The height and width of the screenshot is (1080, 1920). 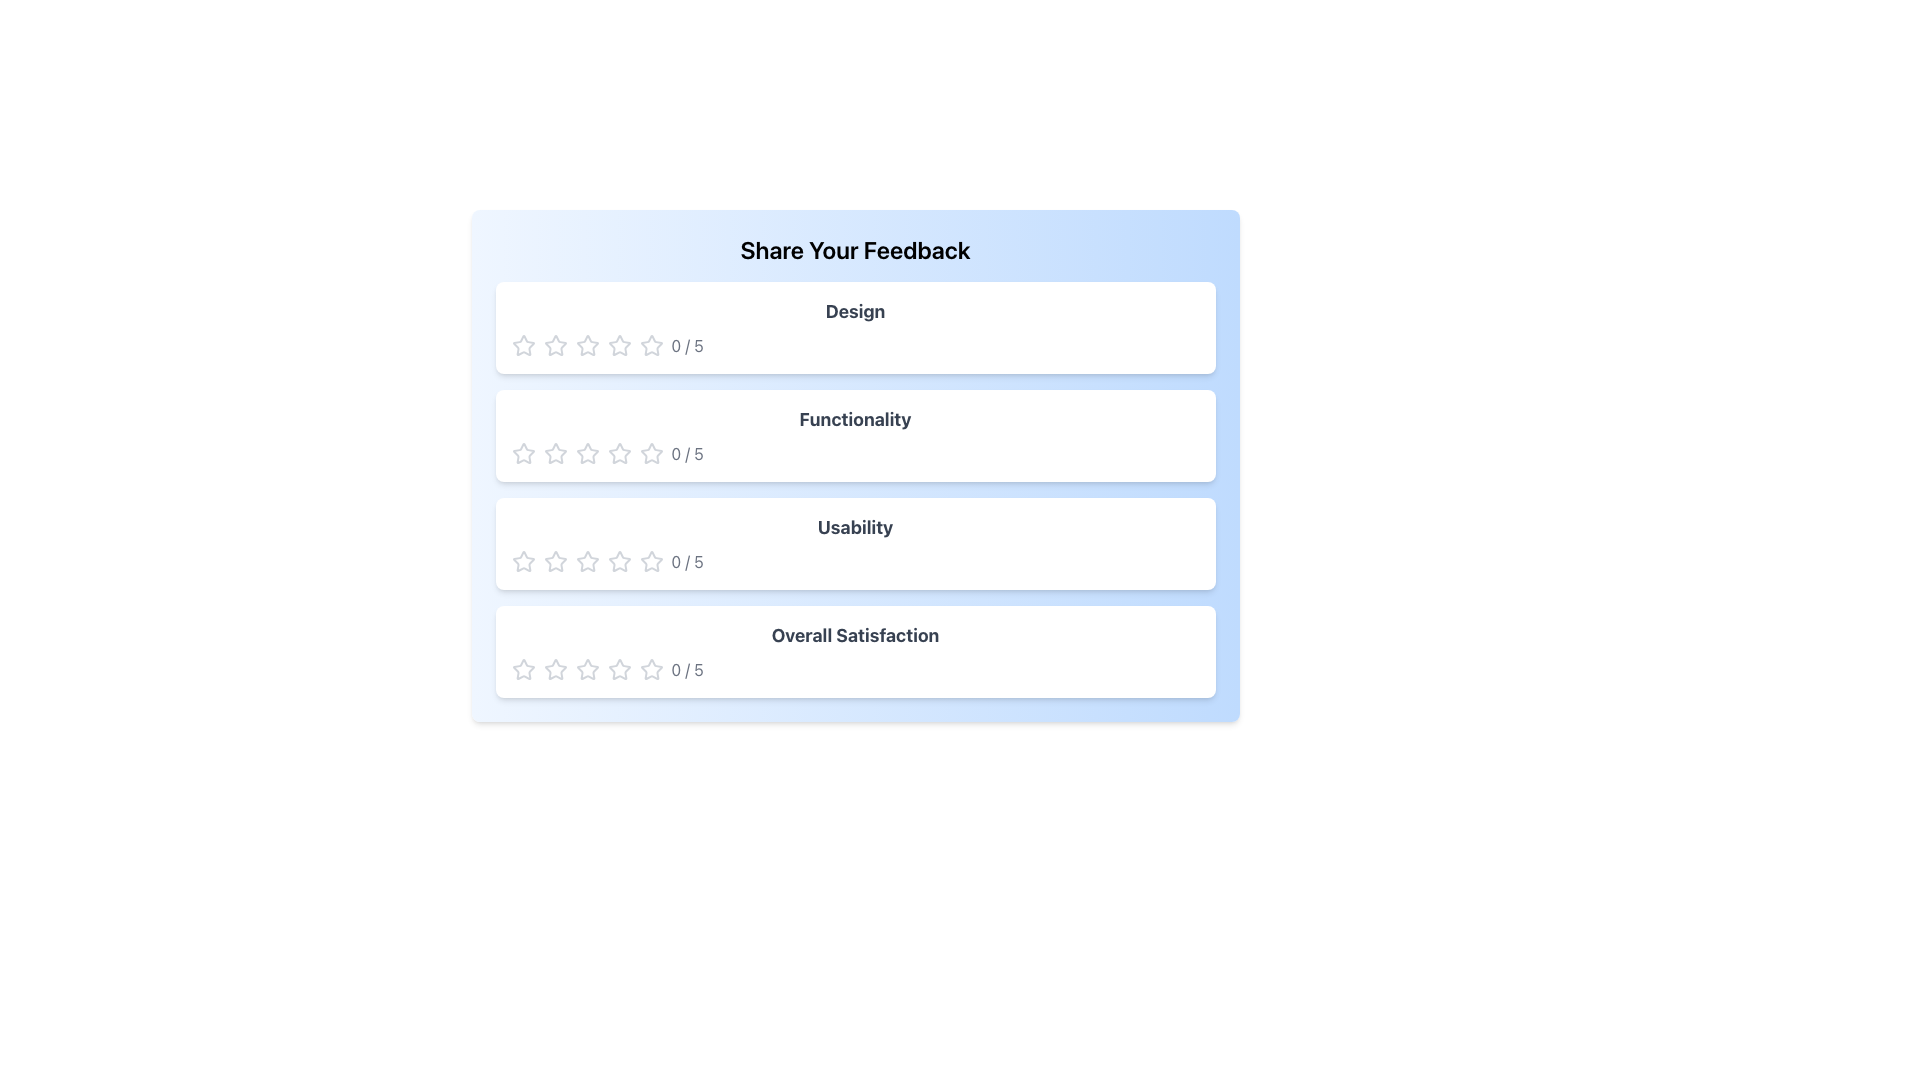 What do you see at coordinates (618, 344) in the screenshot?
I see `the second star-shaped vector graphic in the rating row under the 'Design' feedback section` at bounding box center [618, 344].